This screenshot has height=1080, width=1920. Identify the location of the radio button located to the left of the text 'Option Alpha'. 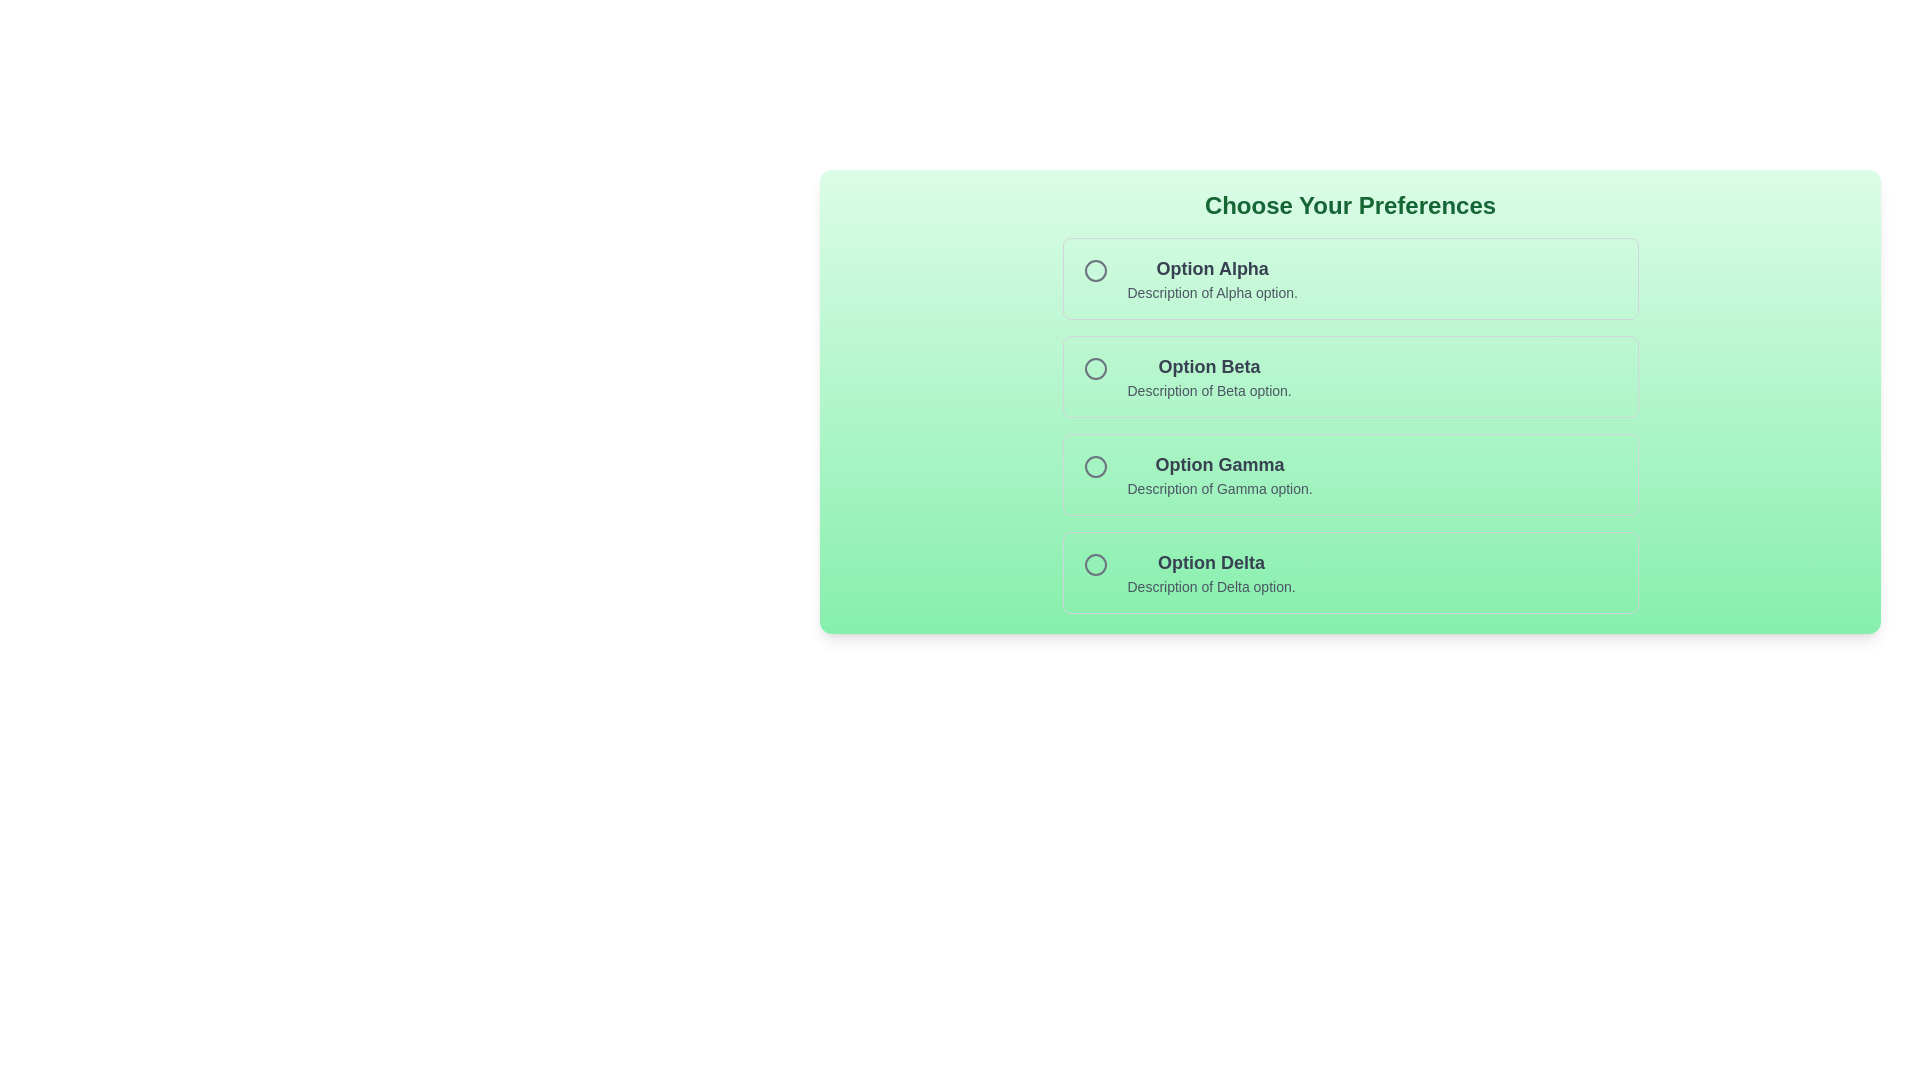
(1094, 270).